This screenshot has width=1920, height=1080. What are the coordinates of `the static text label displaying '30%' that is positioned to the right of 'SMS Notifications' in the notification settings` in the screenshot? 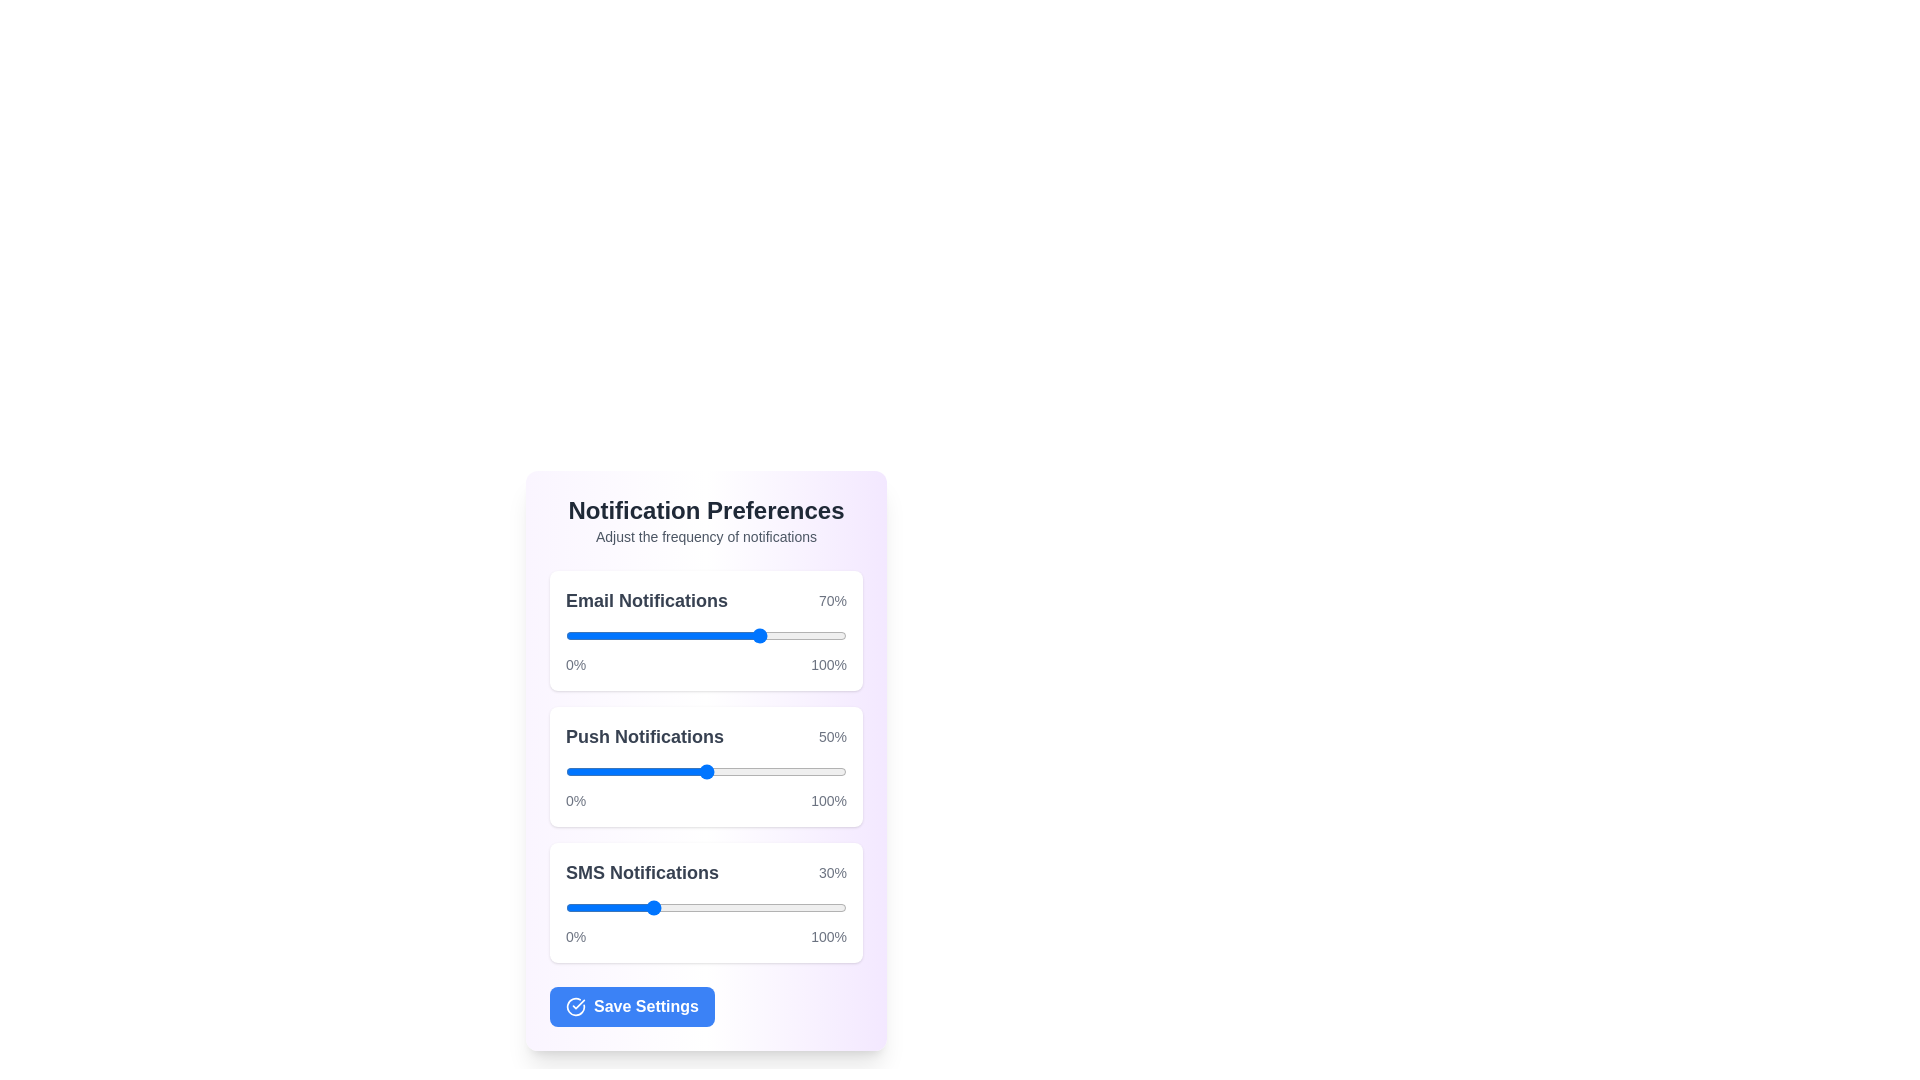 It's located at (832, 871).